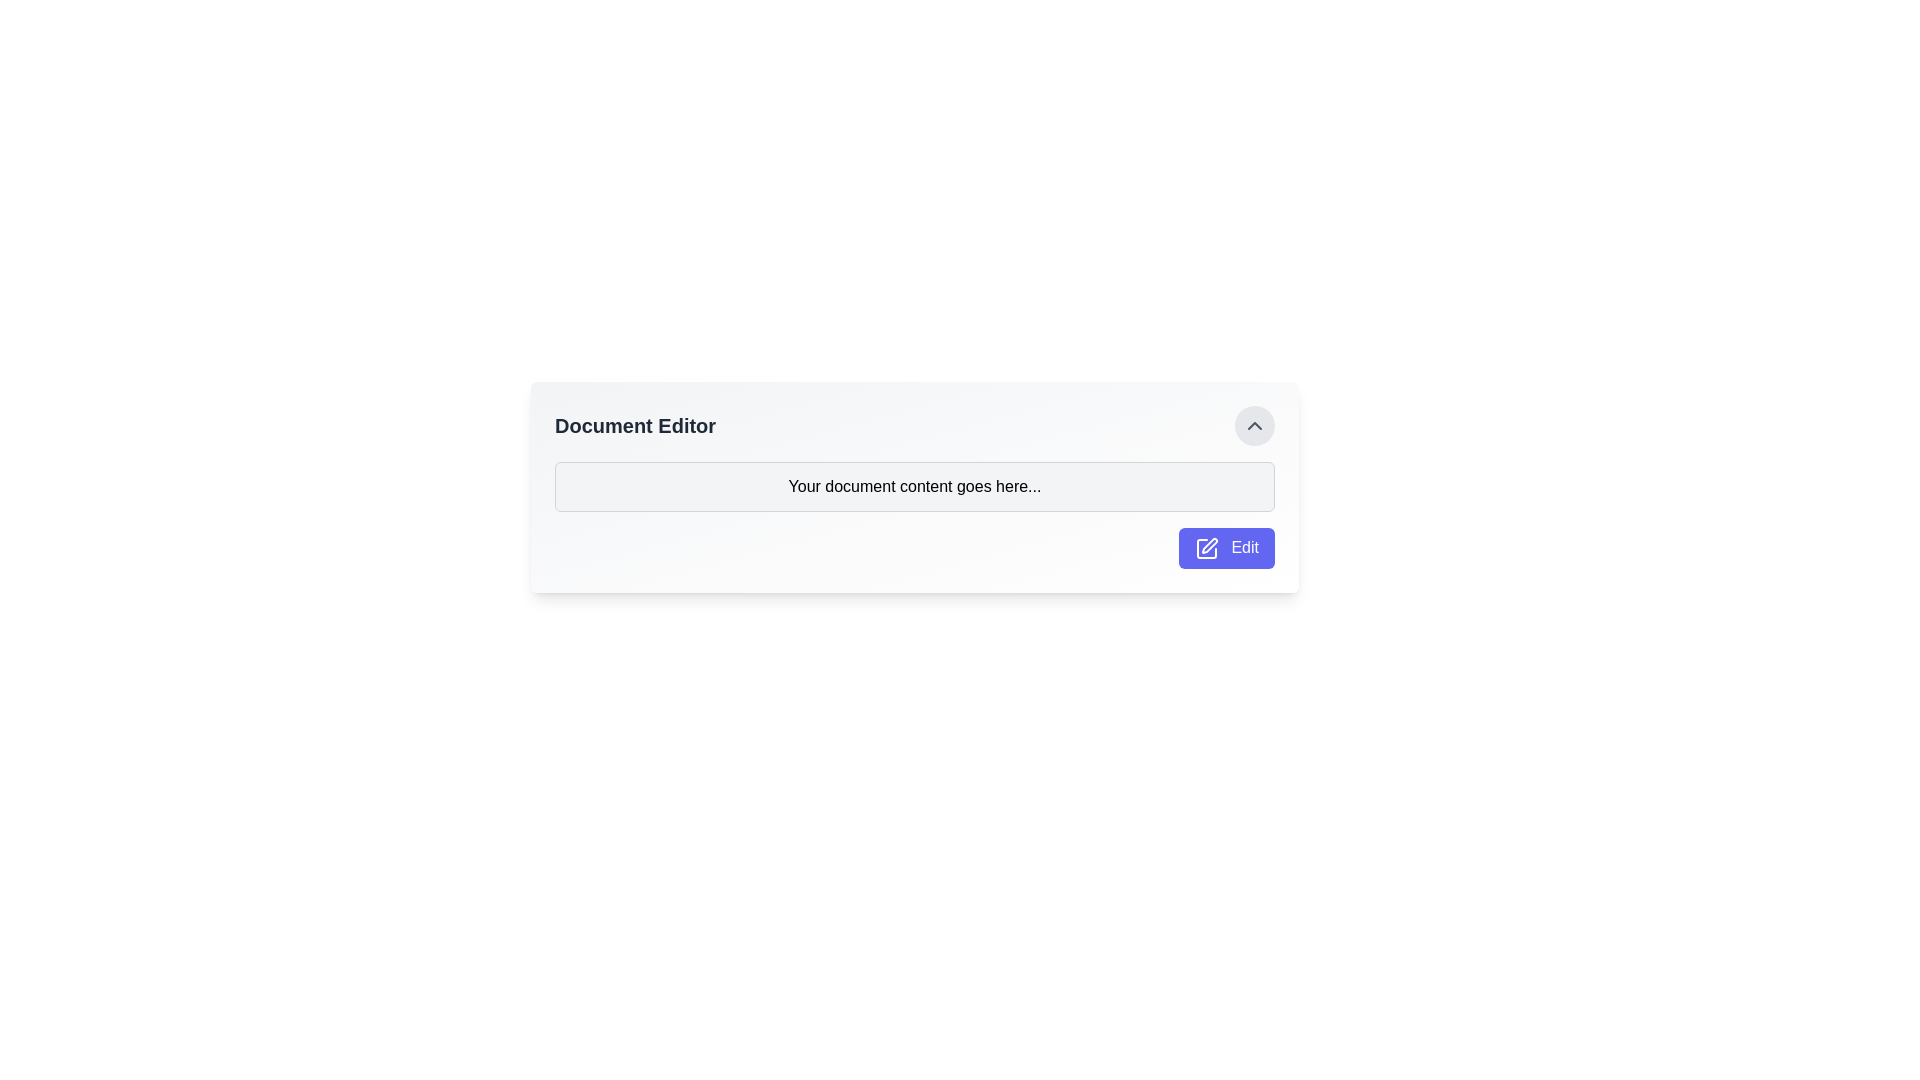  I want to click on on the static text display area within the 'Document Editor', so click(914, 486).